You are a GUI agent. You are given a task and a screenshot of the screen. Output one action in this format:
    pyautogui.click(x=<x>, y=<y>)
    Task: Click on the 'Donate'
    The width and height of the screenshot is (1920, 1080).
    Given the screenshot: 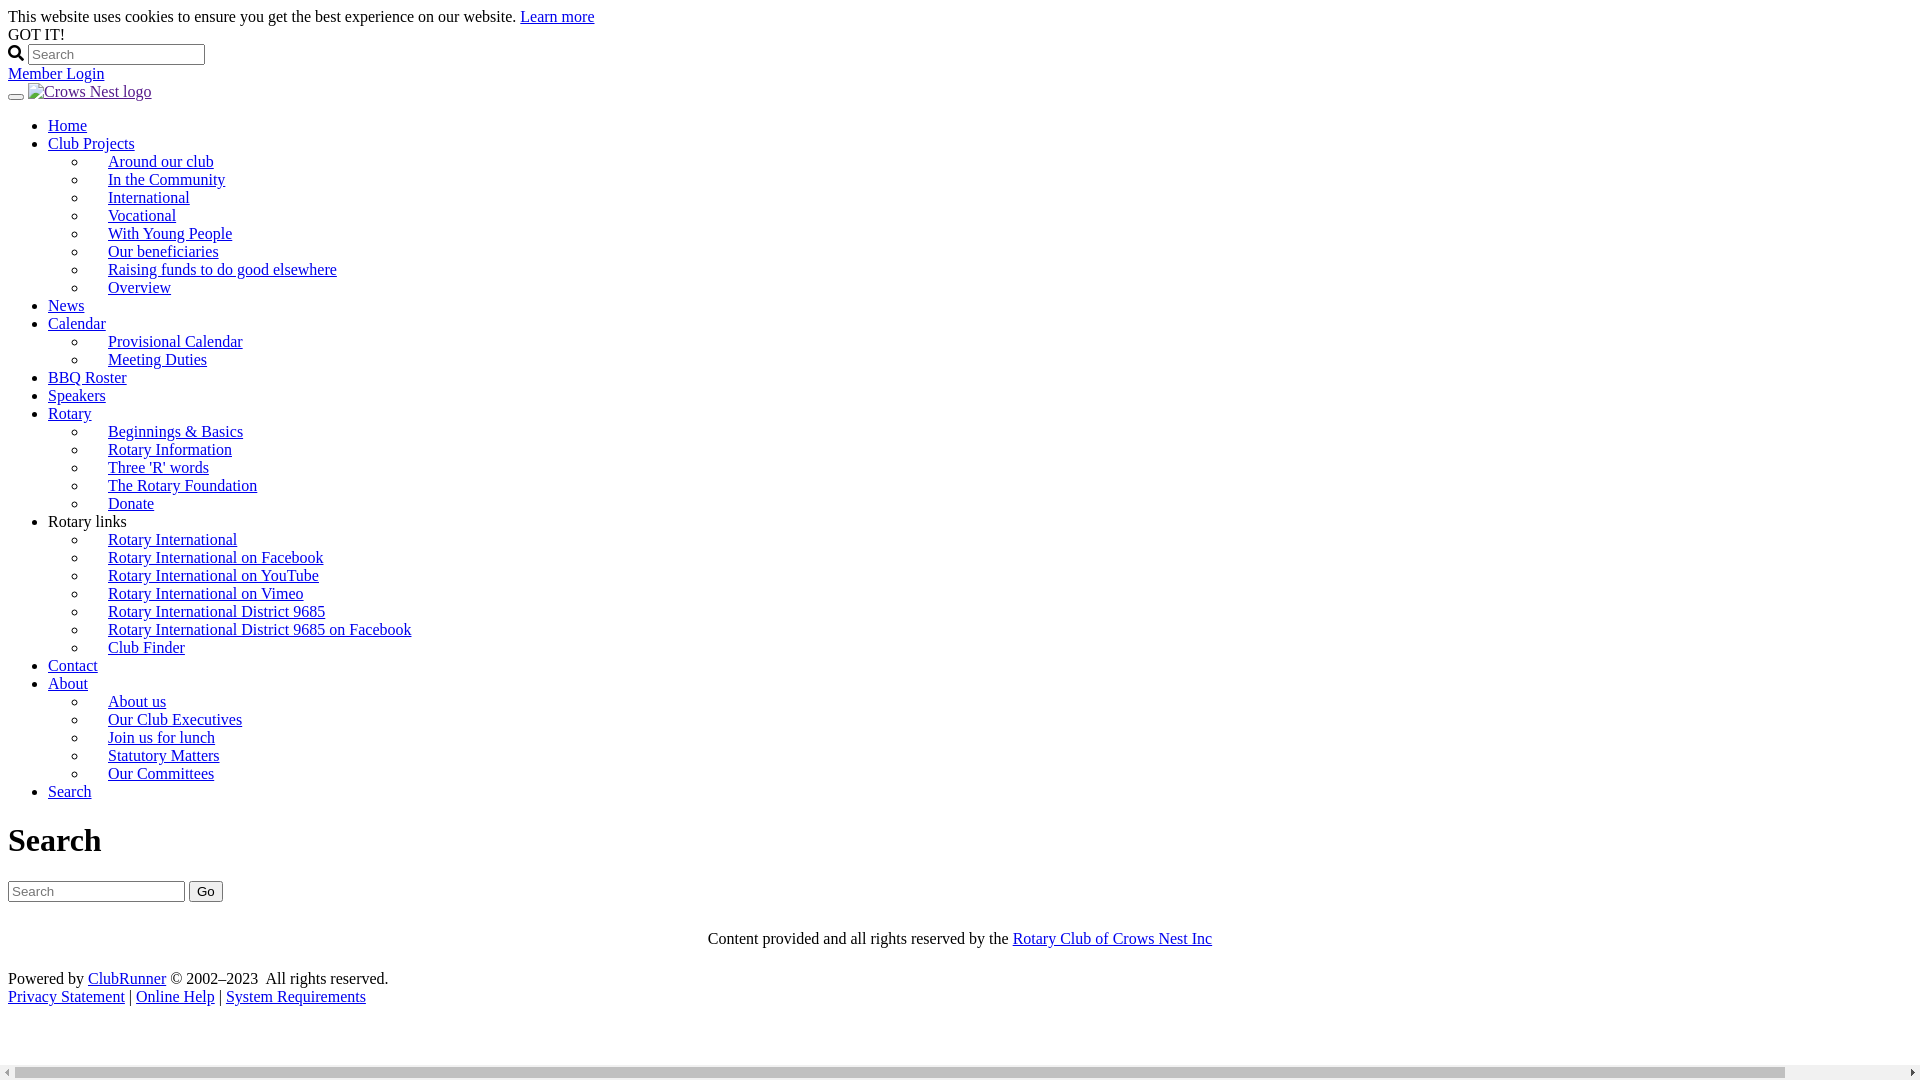 What is the action you would take?
    pyautogui.click(x=129, y=502)
    